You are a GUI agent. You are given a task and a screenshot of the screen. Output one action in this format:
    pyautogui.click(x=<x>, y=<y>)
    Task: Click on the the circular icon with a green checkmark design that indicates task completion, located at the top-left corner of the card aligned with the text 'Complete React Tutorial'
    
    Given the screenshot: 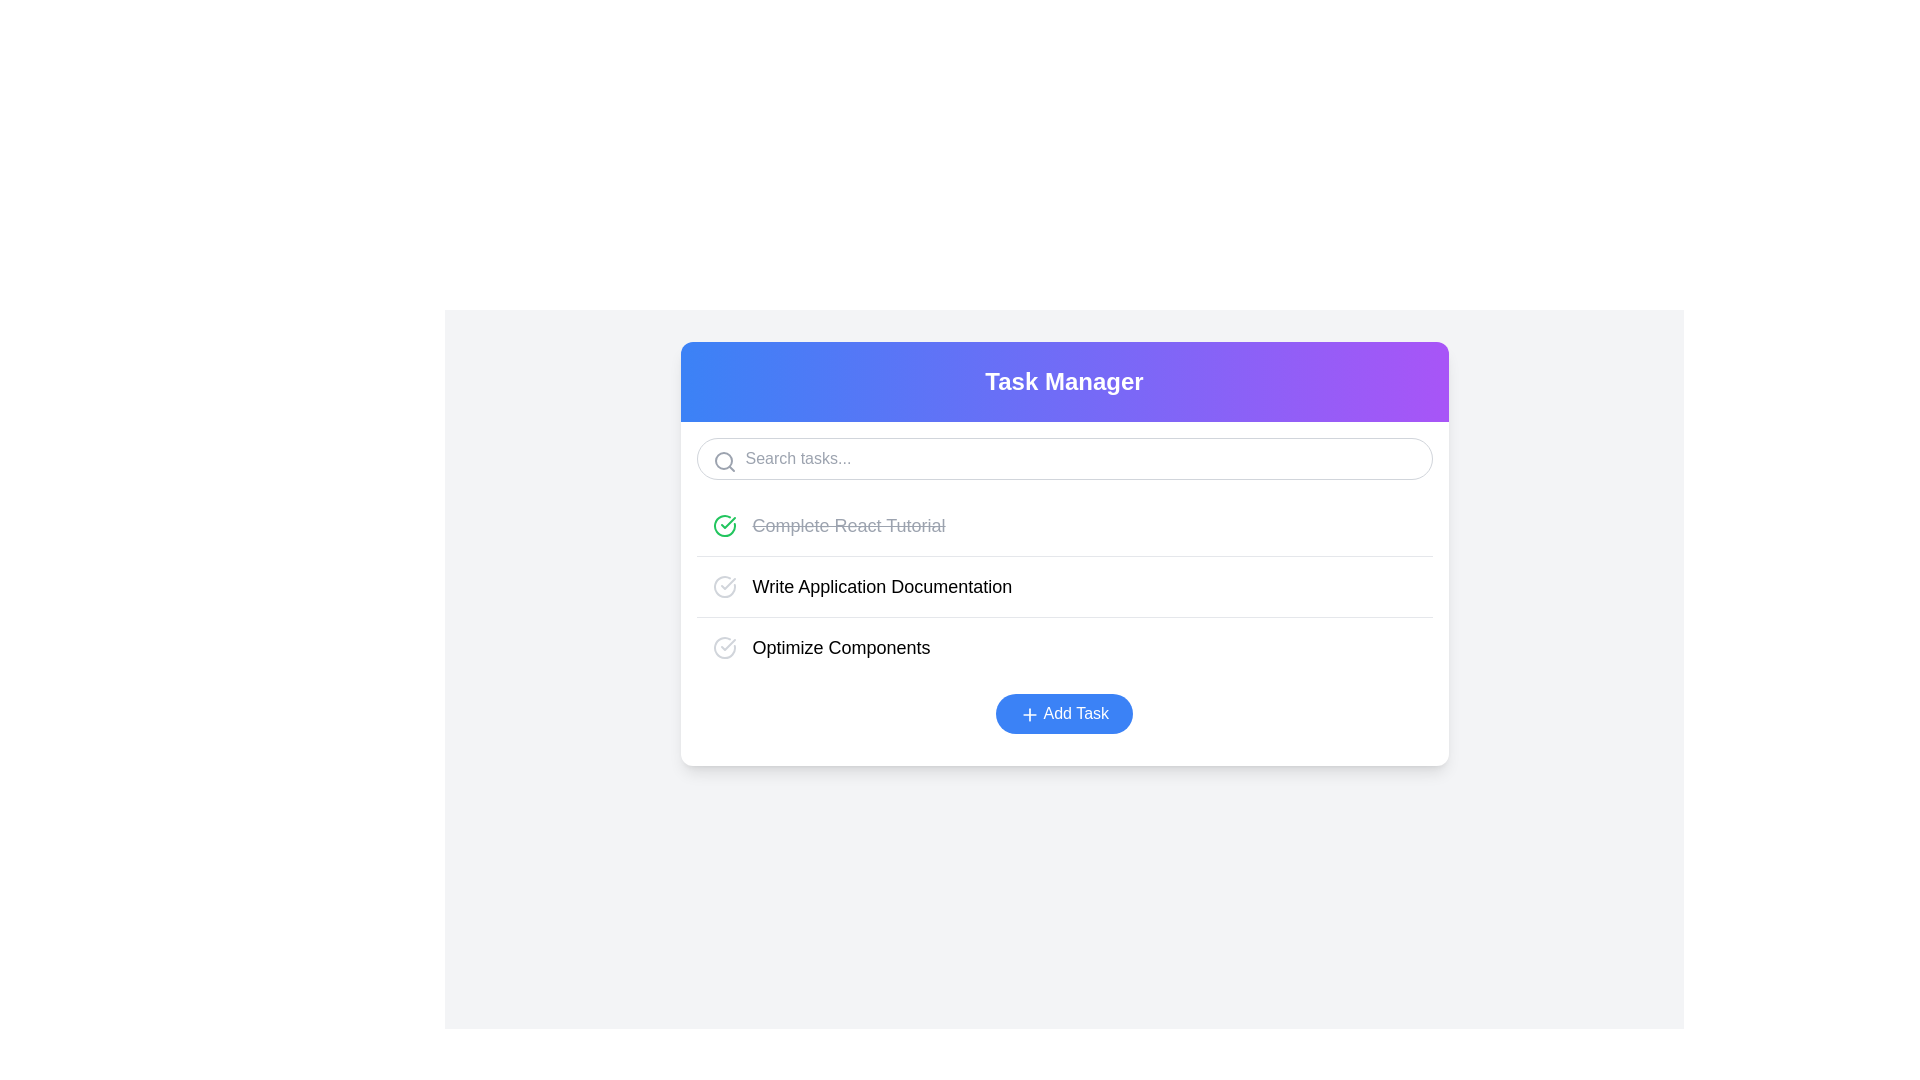 What is the action you would take?
    pyautogui.click(x=723, y=524)
    